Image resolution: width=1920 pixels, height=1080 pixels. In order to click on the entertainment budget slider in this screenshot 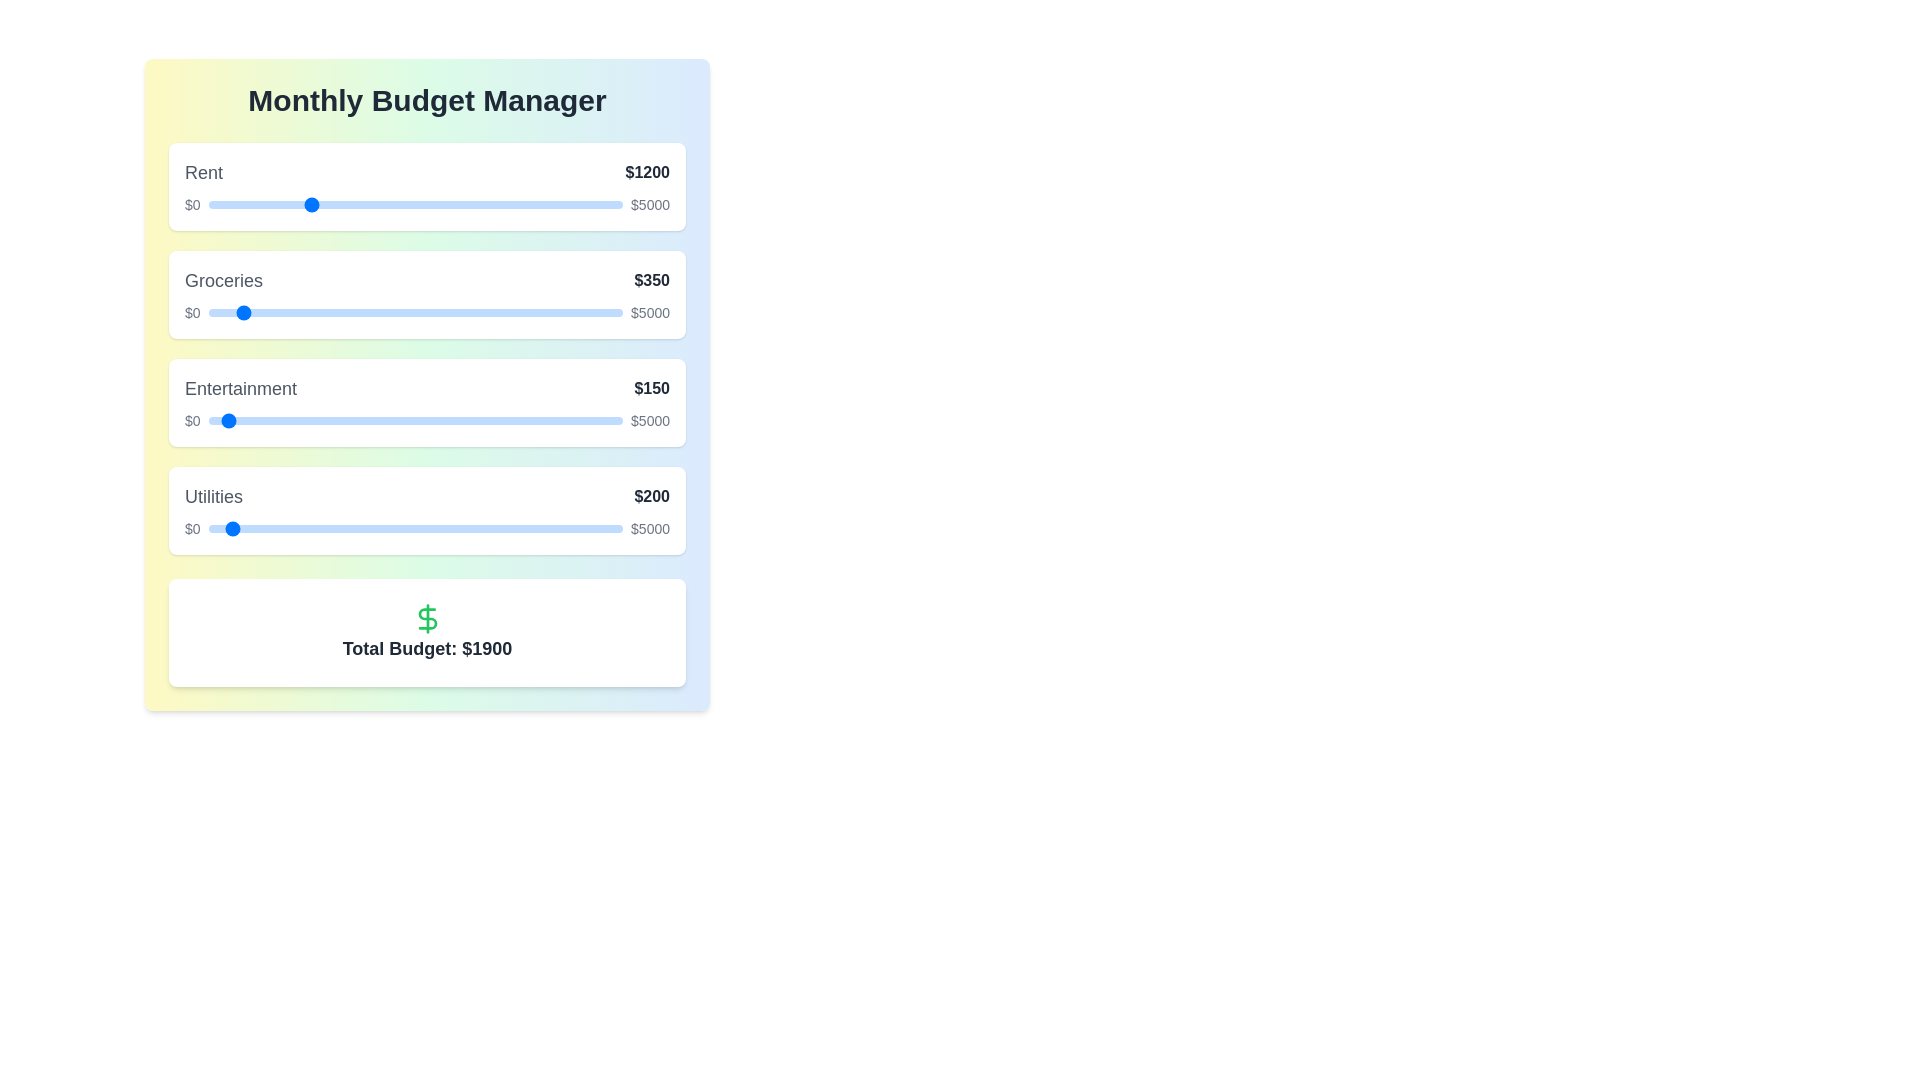, I will do `click(406, 419)`.